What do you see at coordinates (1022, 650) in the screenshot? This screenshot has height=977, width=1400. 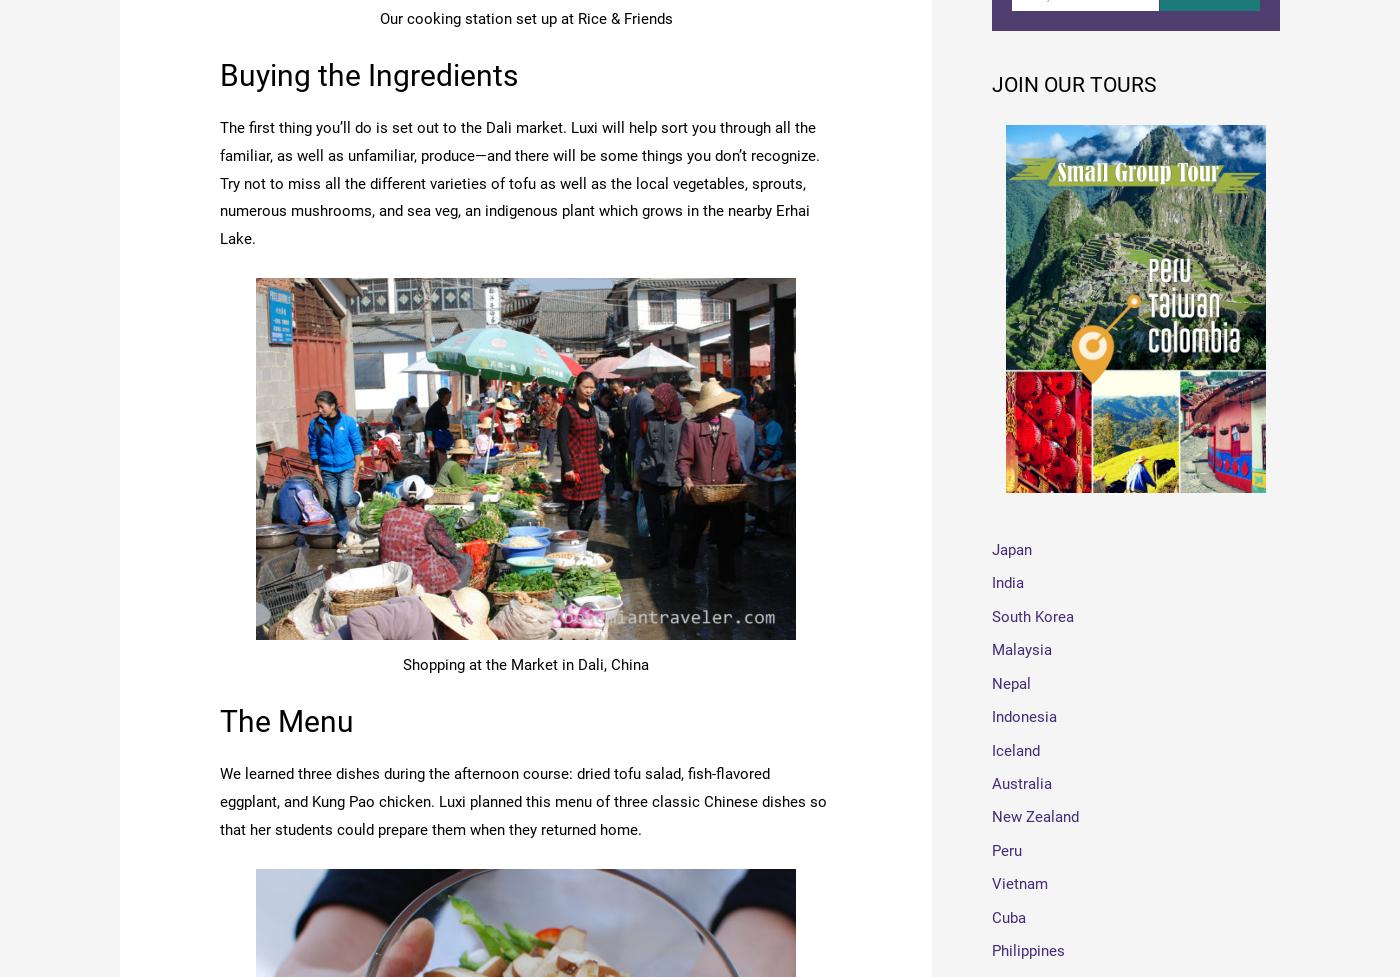 I see `'Malaysia'` at bounding box center [1022, 650].